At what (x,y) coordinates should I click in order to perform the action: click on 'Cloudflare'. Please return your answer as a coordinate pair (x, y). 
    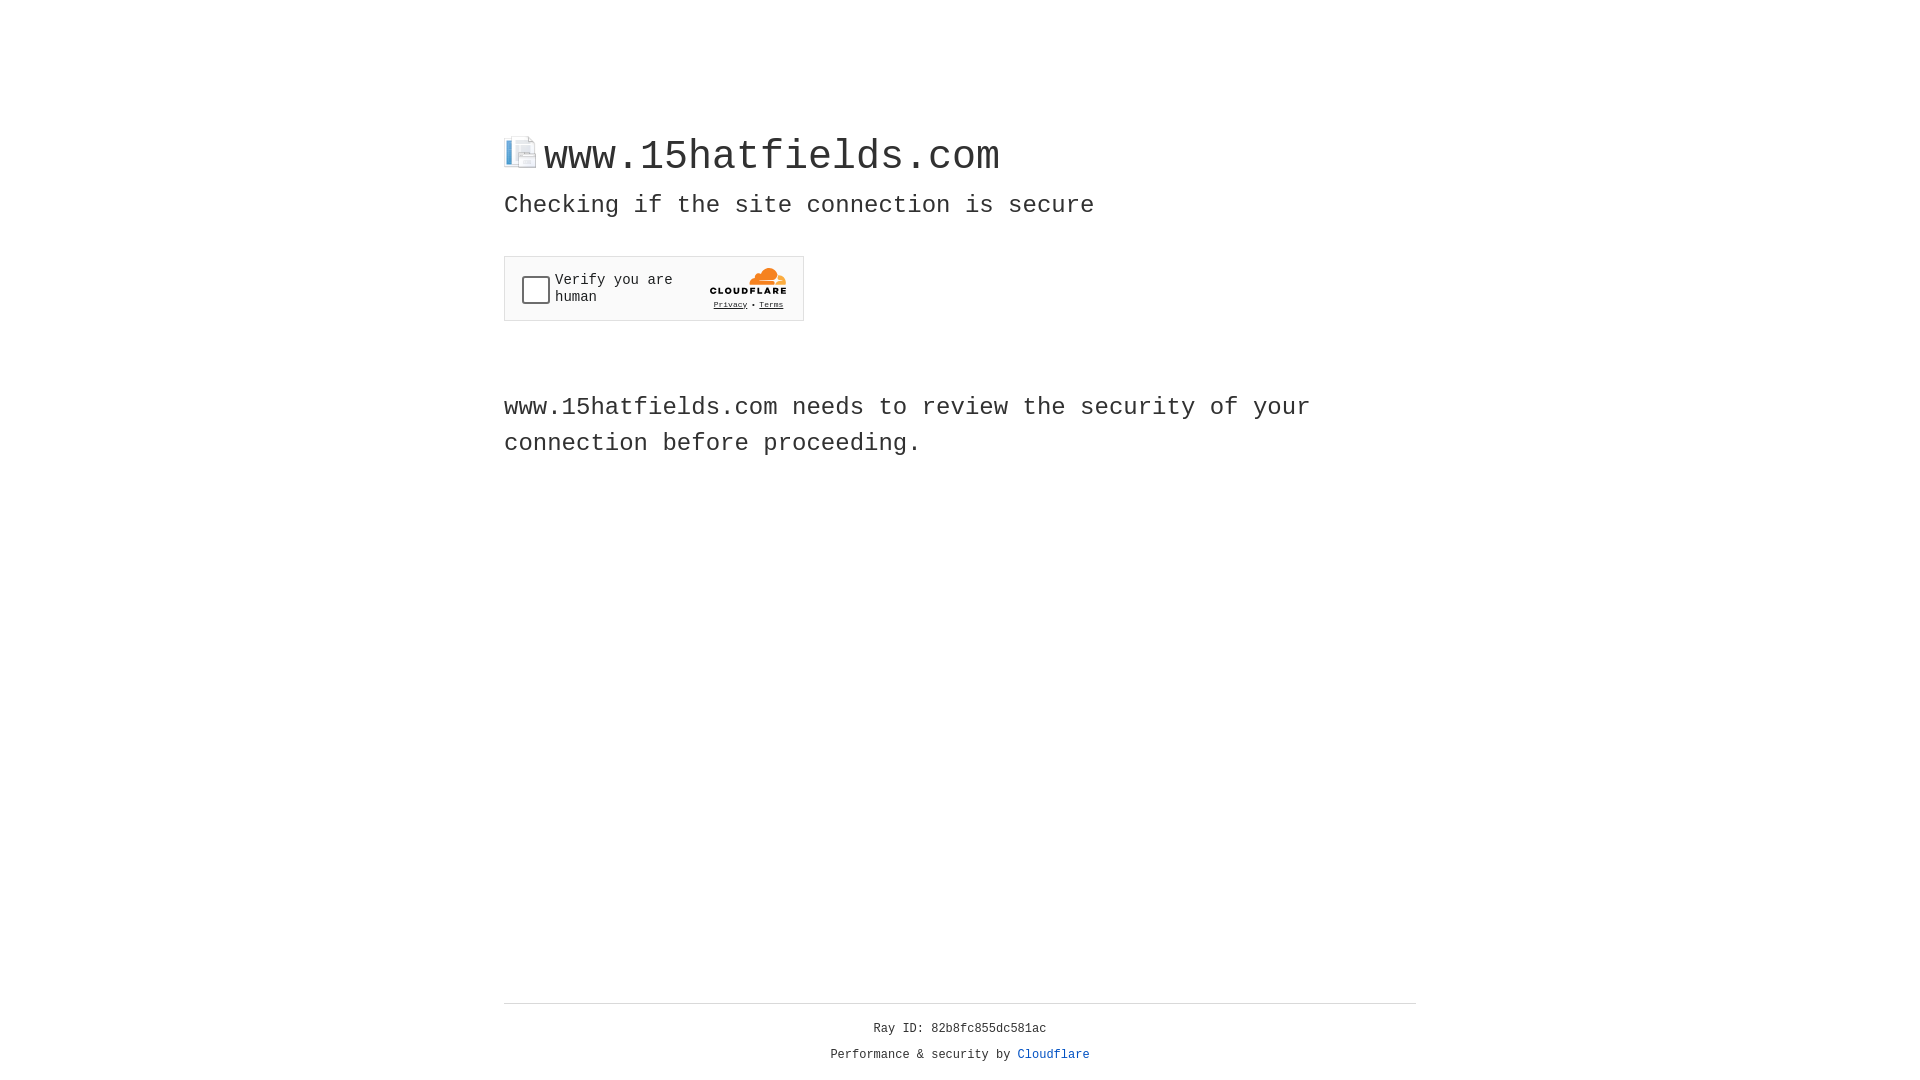
    Looking at the image, I should click on (1053, 1054).